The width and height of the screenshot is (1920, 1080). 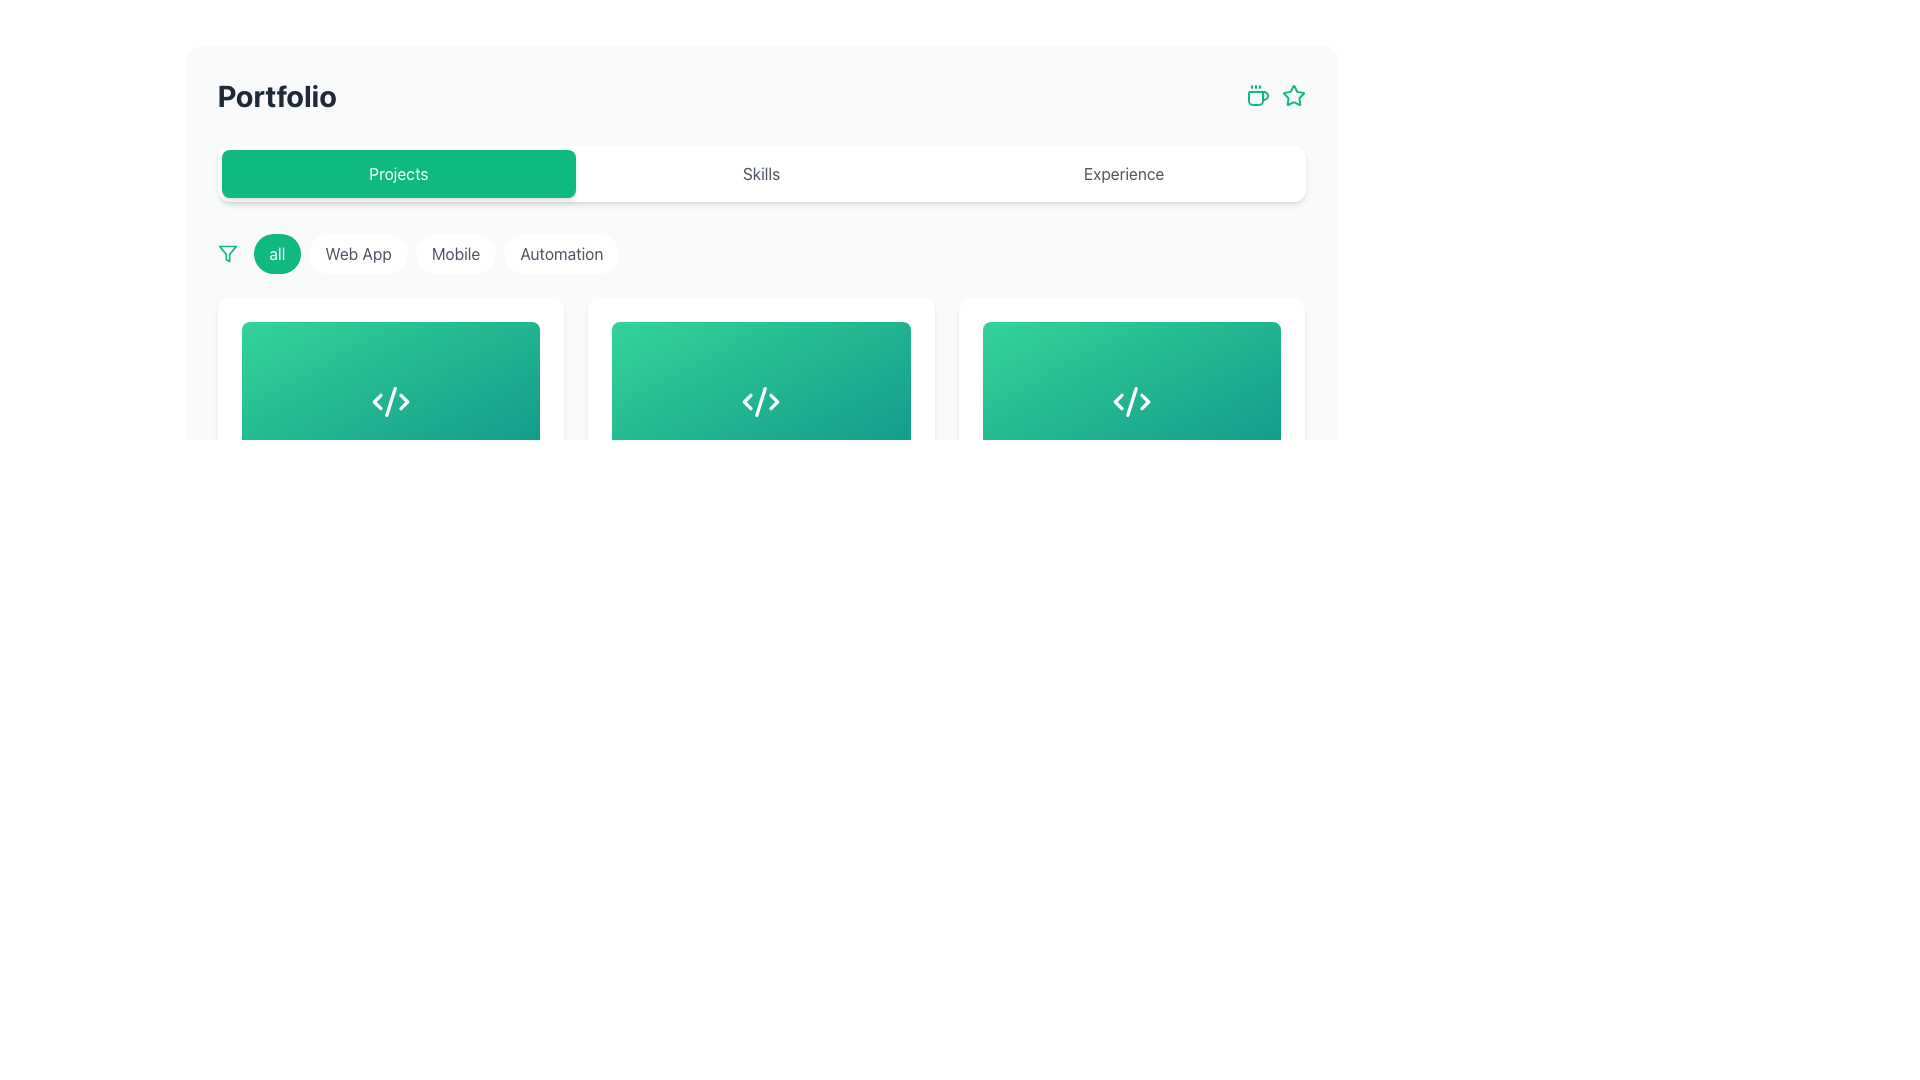 I want to click on the leftmost filter button, so click(x=276, y=253).